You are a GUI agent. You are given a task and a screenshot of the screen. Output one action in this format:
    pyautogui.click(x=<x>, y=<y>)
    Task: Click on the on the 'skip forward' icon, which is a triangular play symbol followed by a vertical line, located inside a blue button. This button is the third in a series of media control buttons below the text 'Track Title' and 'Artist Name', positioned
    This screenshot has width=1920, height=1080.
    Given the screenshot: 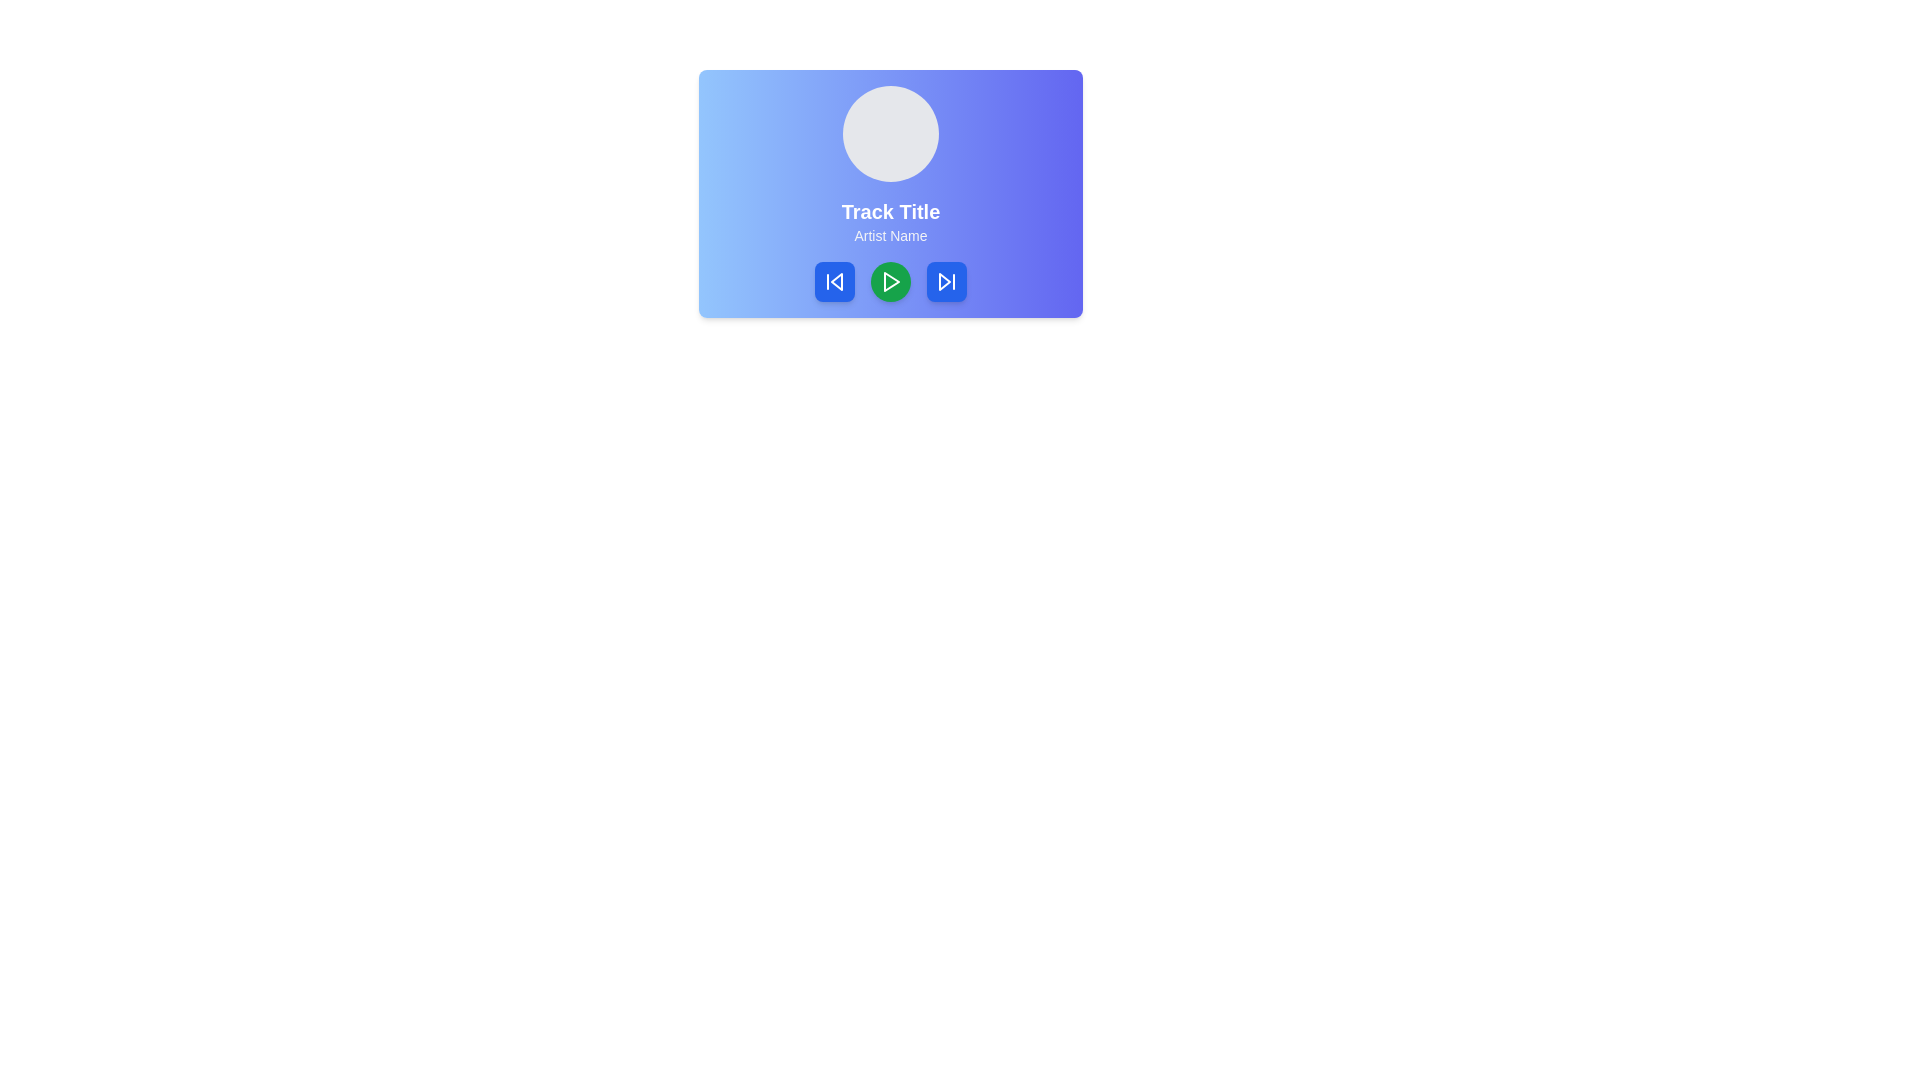 What is the action you would take?
    pyautogui.click(x=945, y=281)
    